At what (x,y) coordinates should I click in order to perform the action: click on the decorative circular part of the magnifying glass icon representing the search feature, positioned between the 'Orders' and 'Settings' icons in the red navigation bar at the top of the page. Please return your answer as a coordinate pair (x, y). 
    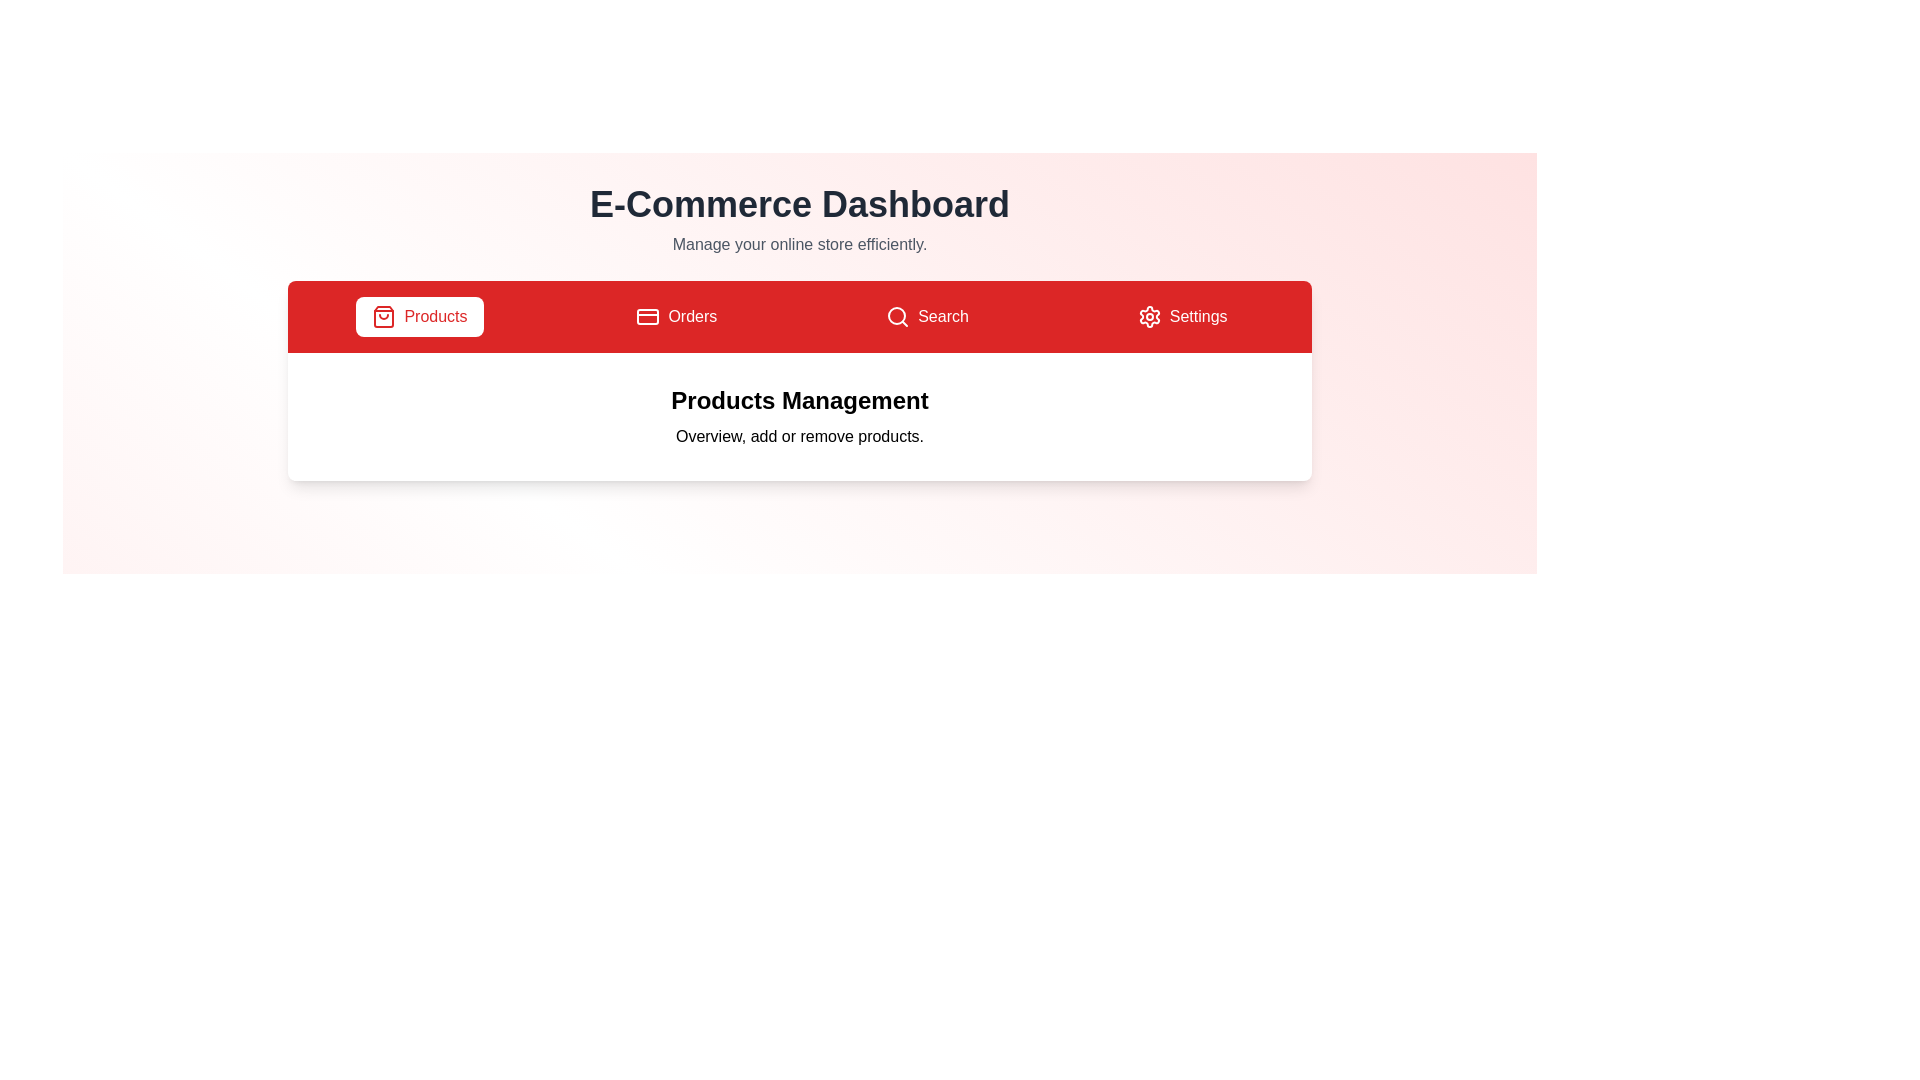
    Looking at the image, I should click on (896, 315).